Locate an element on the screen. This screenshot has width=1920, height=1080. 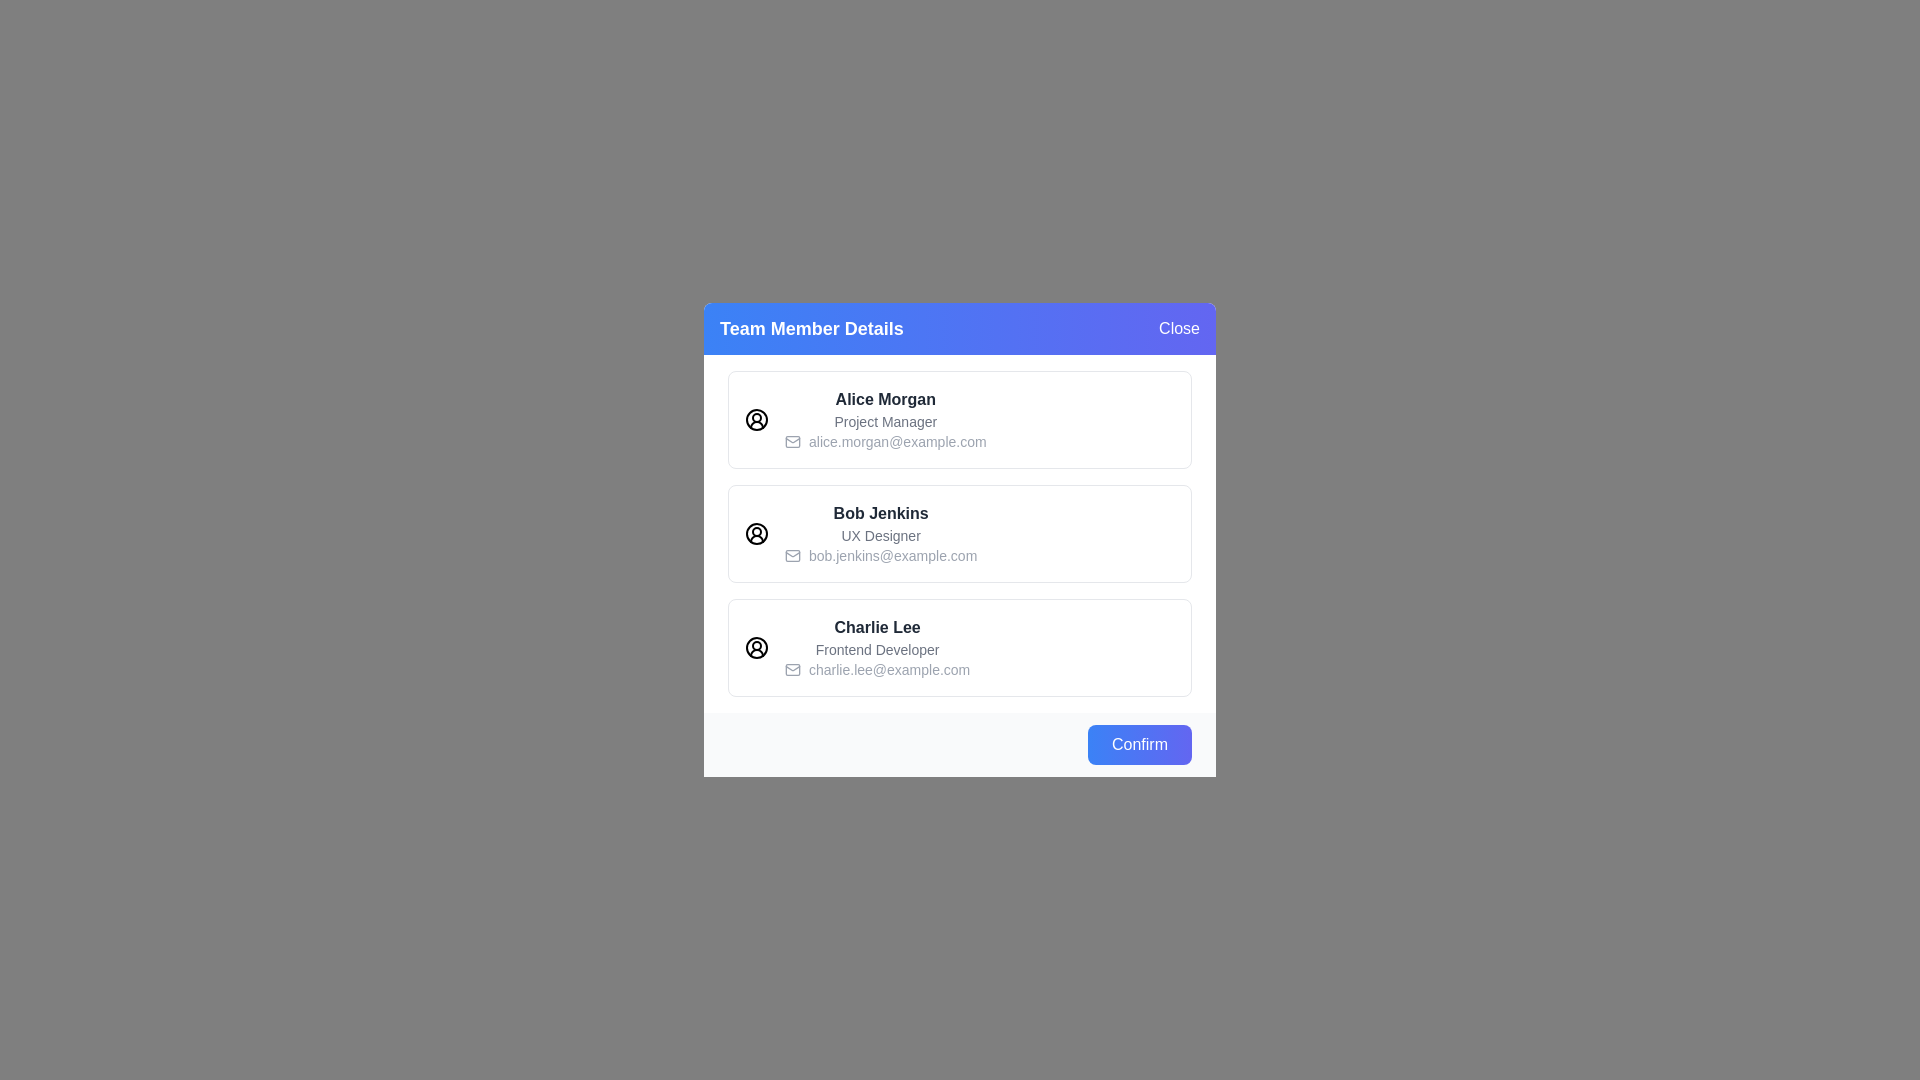
the envelope icon located to the left of the email address 'alice.morgan@example.com' within the 'Team Member Details' modal is located at coordinates (791, 441).